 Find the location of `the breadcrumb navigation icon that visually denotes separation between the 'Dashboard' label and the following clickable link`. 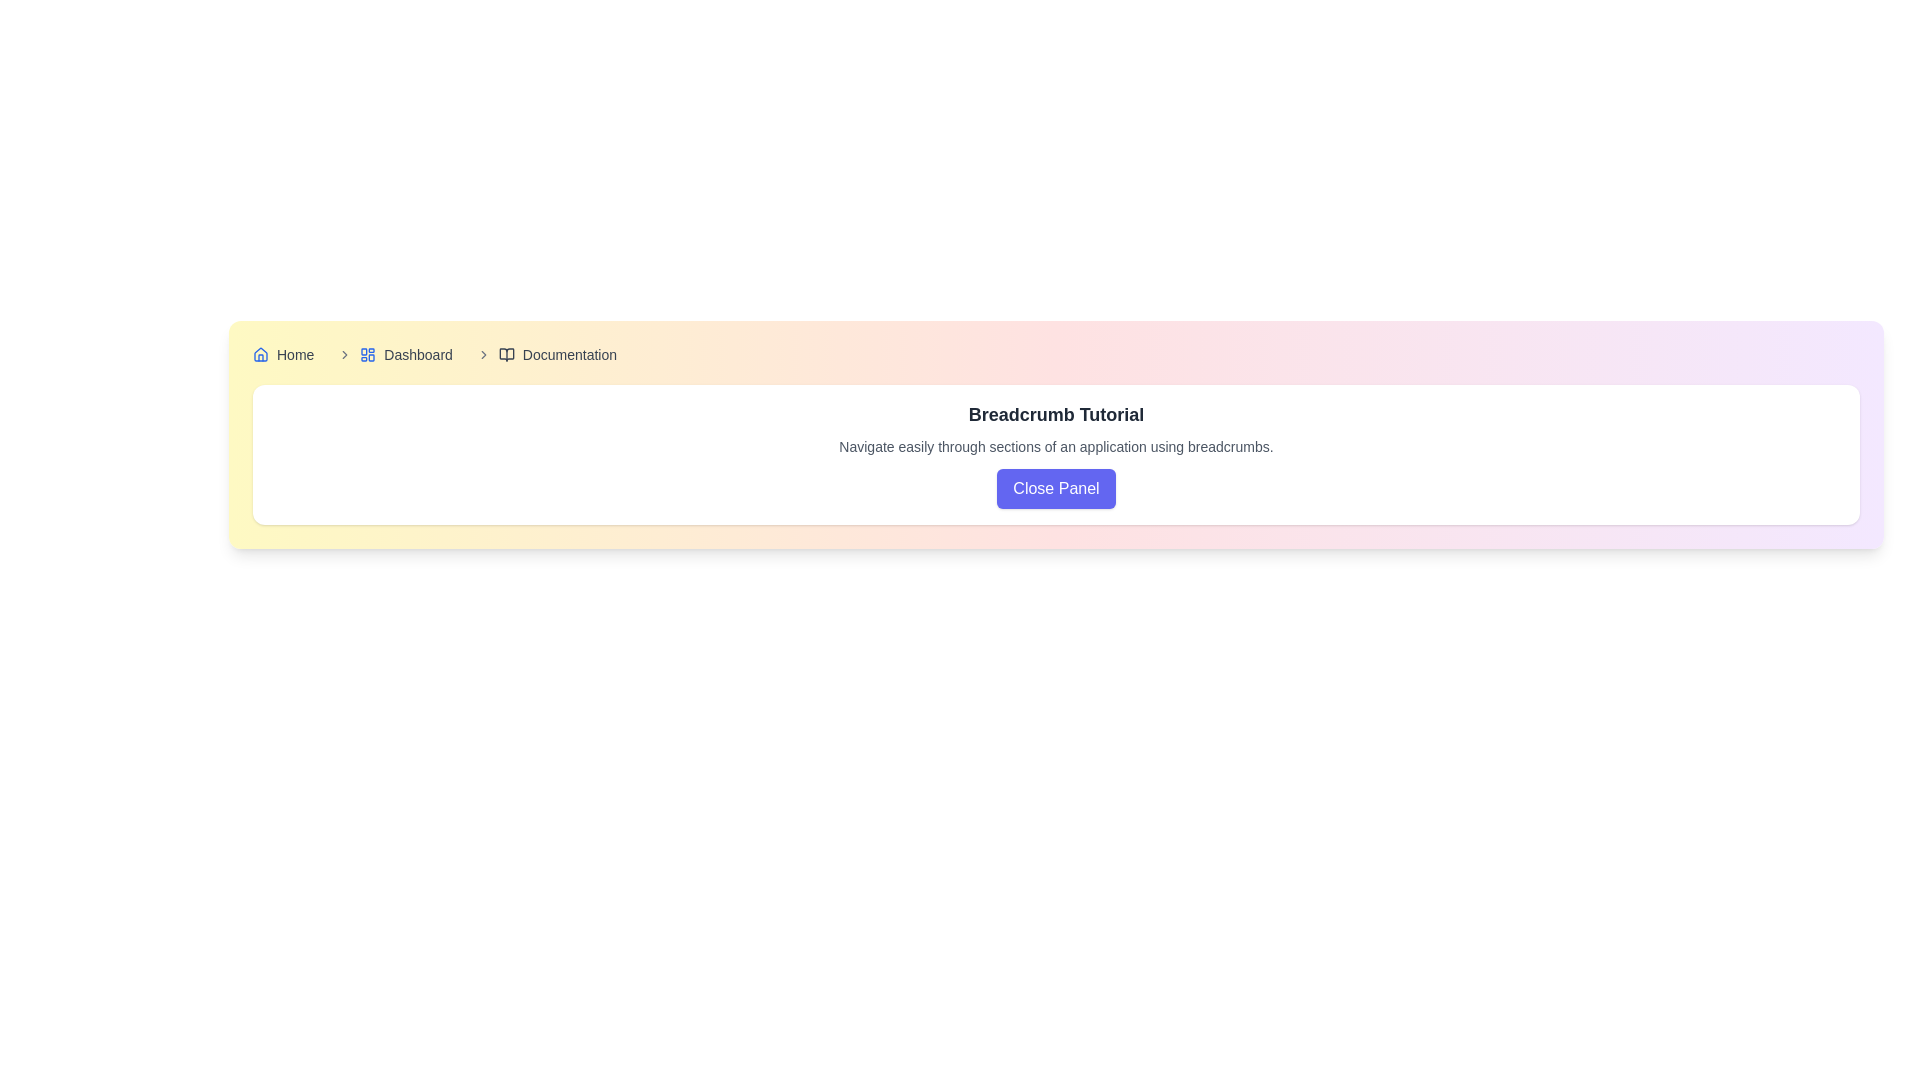

the breadcrumb navigation icon that visually denotes separation between the 'Dashboard' label and the following clickable link is located at coordinates (345, 353).